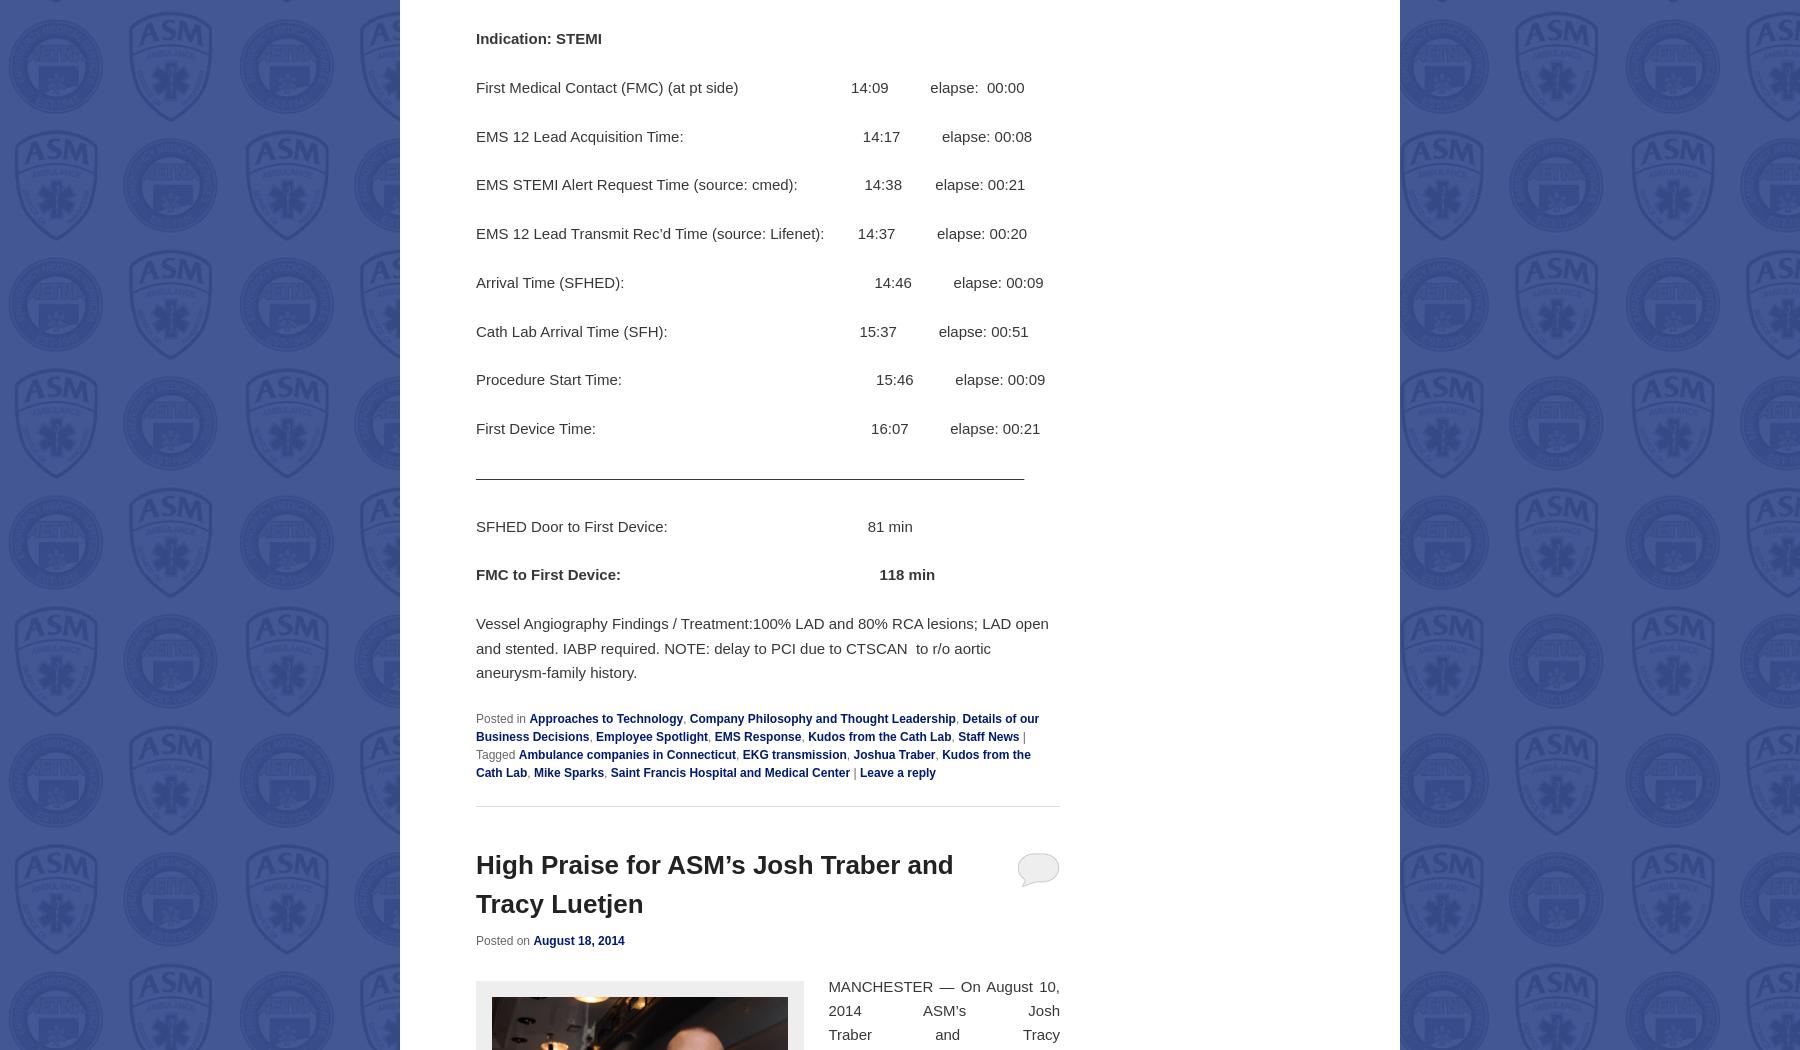 The width and height of the screenshot is (1800, 1050). Describe the element at coordinates (704, 573) in the screenshot. I see `'FMC to First Device:                                                              118 min'` at that location.